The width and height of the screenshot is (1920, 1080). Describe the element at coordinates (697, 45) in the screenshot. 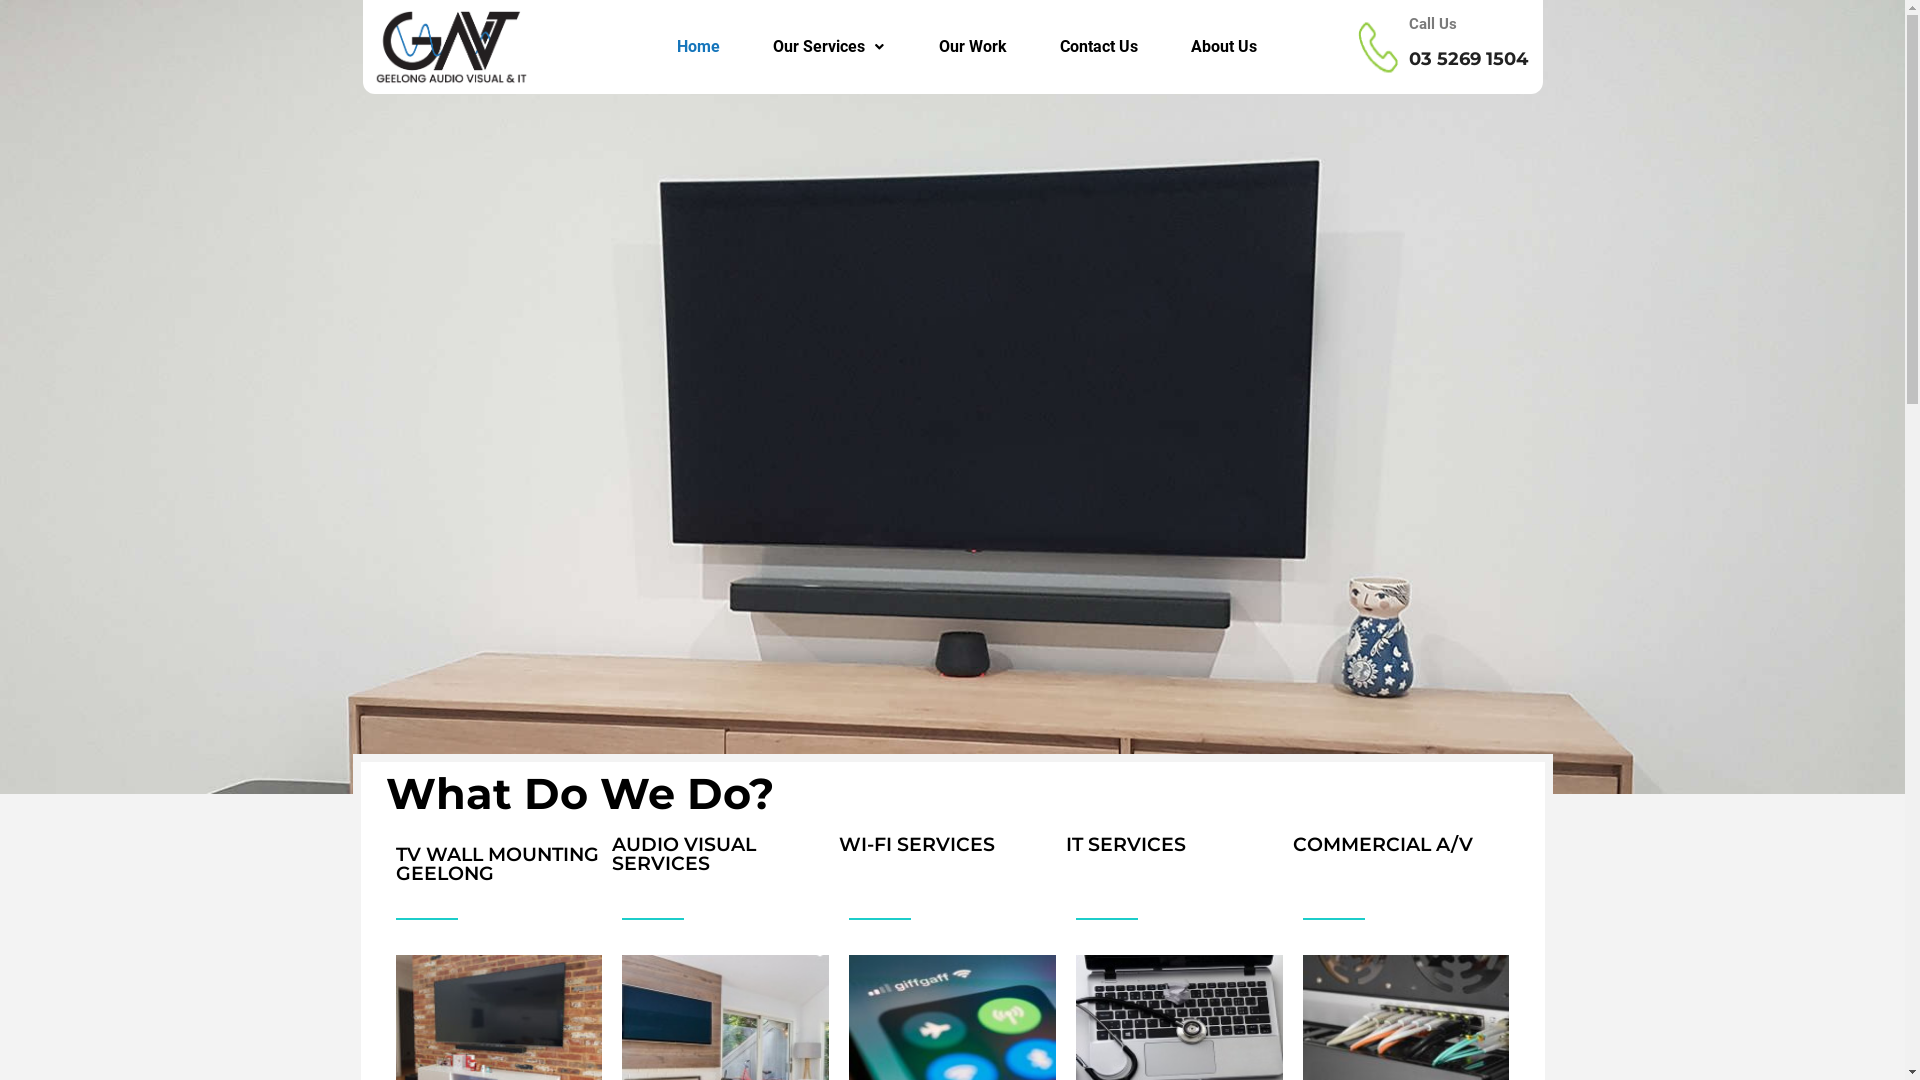

I see `'Home'` at that location.